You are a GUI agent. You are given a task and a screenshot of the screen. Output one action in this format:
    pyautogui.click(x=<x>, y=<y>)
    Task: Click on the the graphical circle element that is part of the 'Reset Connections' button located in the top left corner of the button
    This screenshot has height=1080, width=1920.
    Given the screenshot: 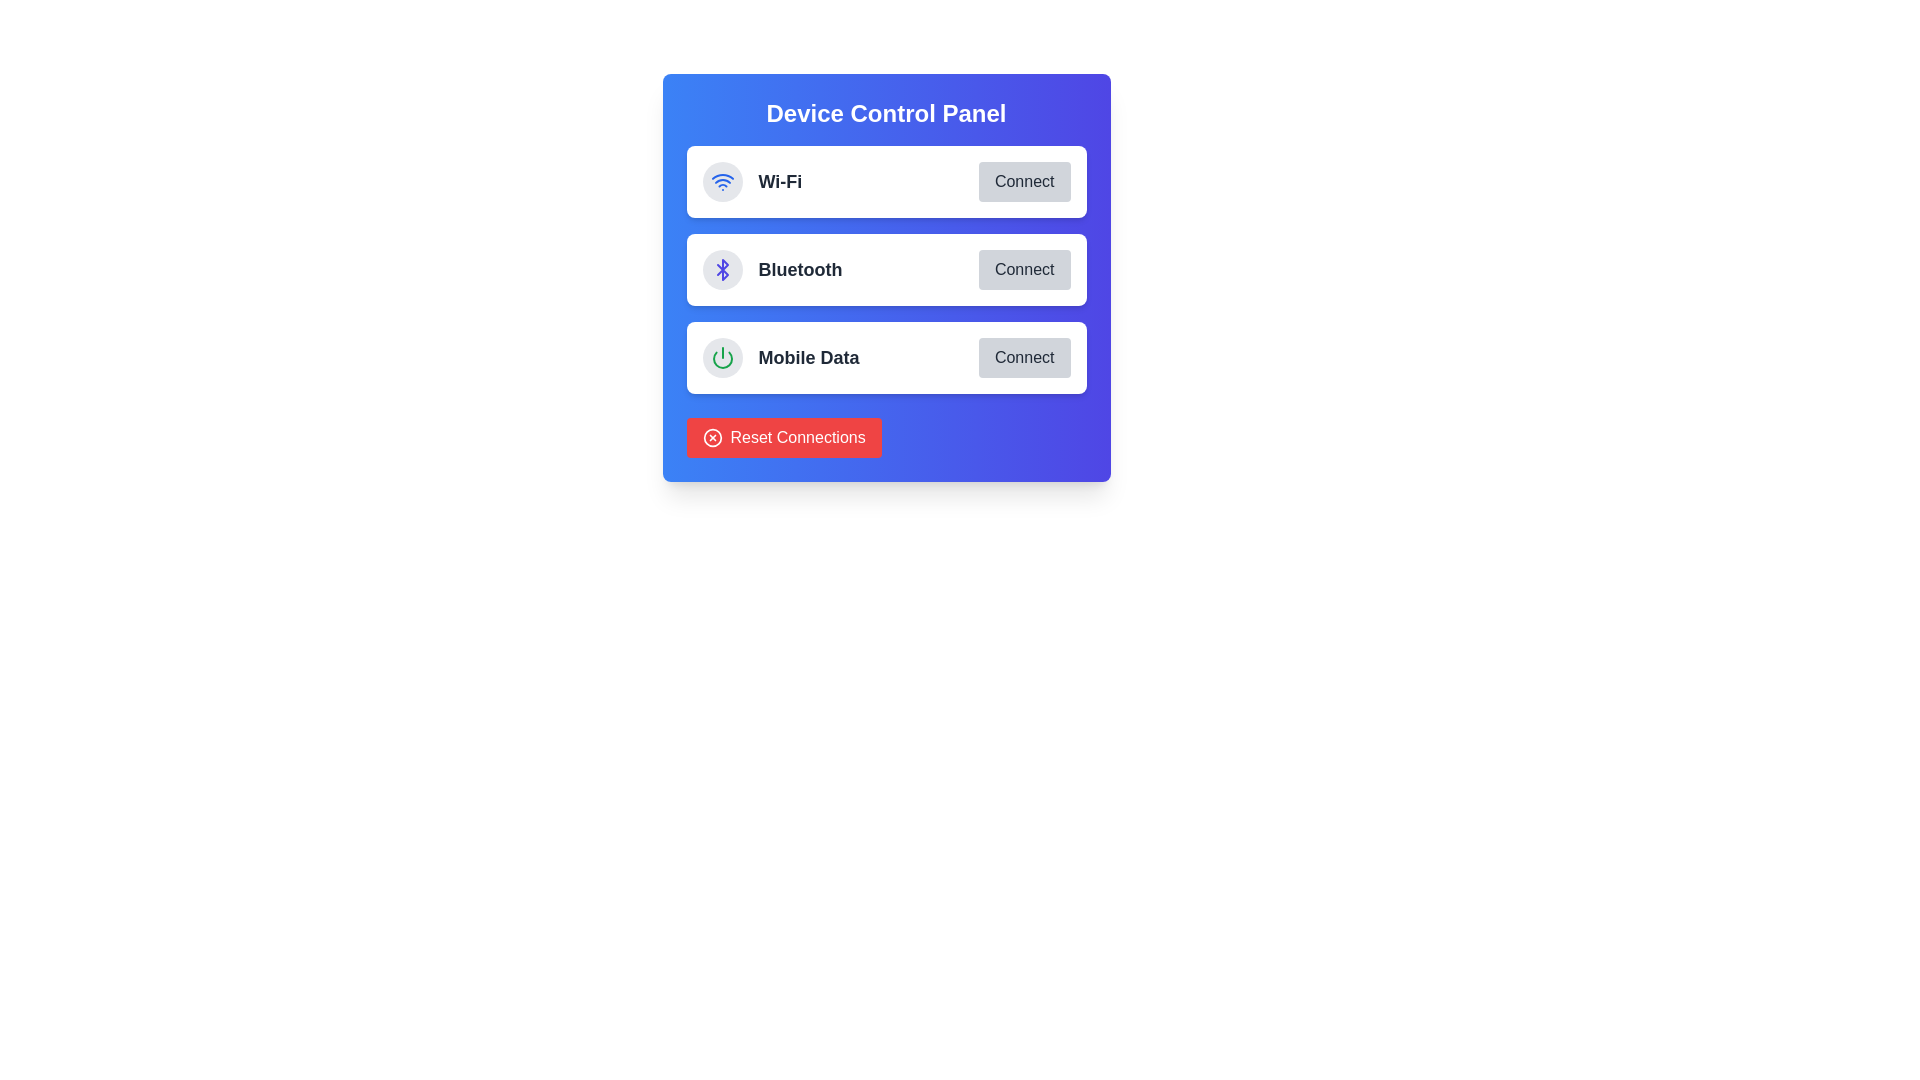 What is the action you would take?
    pyautogui.click(x=712, y=437)
    